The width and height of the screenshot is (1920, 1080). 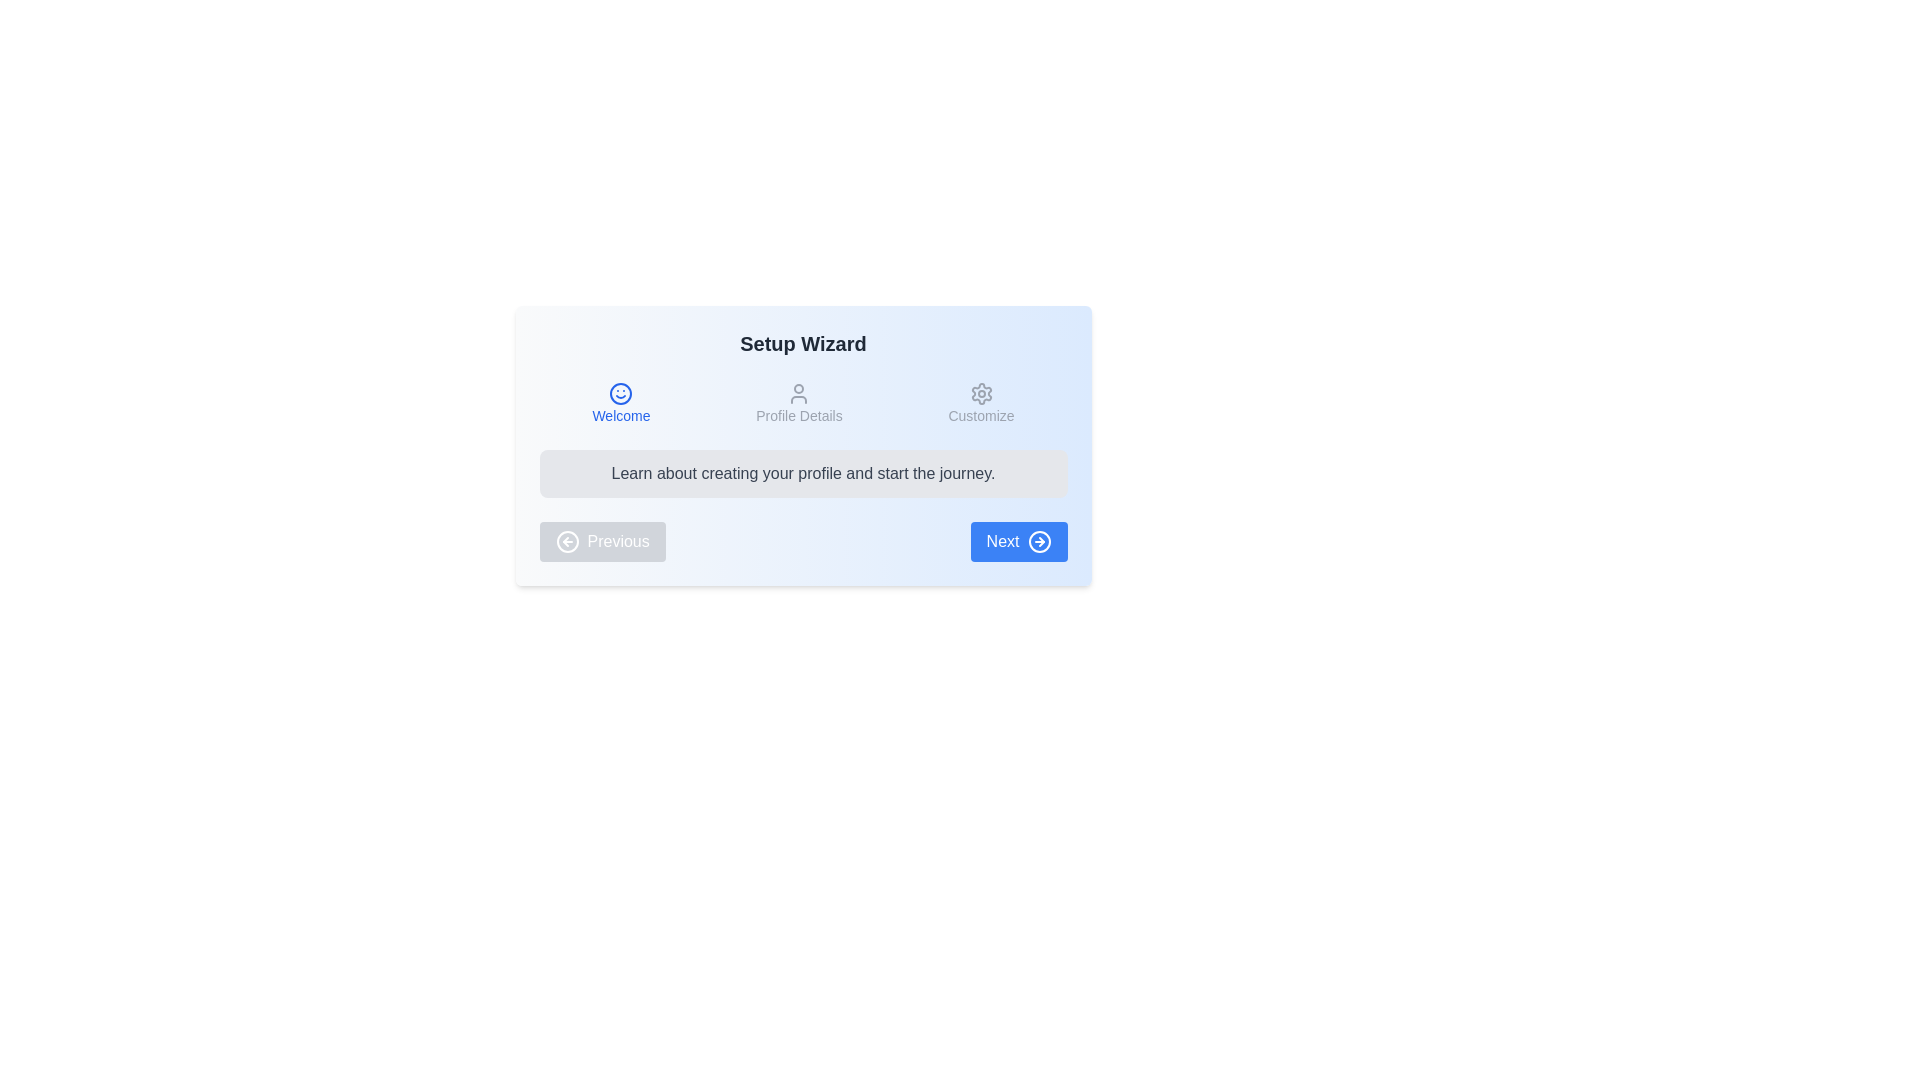 What do you see at coordinates (601, 542) in the screenshot?
I see `the navigation button located at the bottom-left corner of the pagination controls` at bounding box center [601, 542].